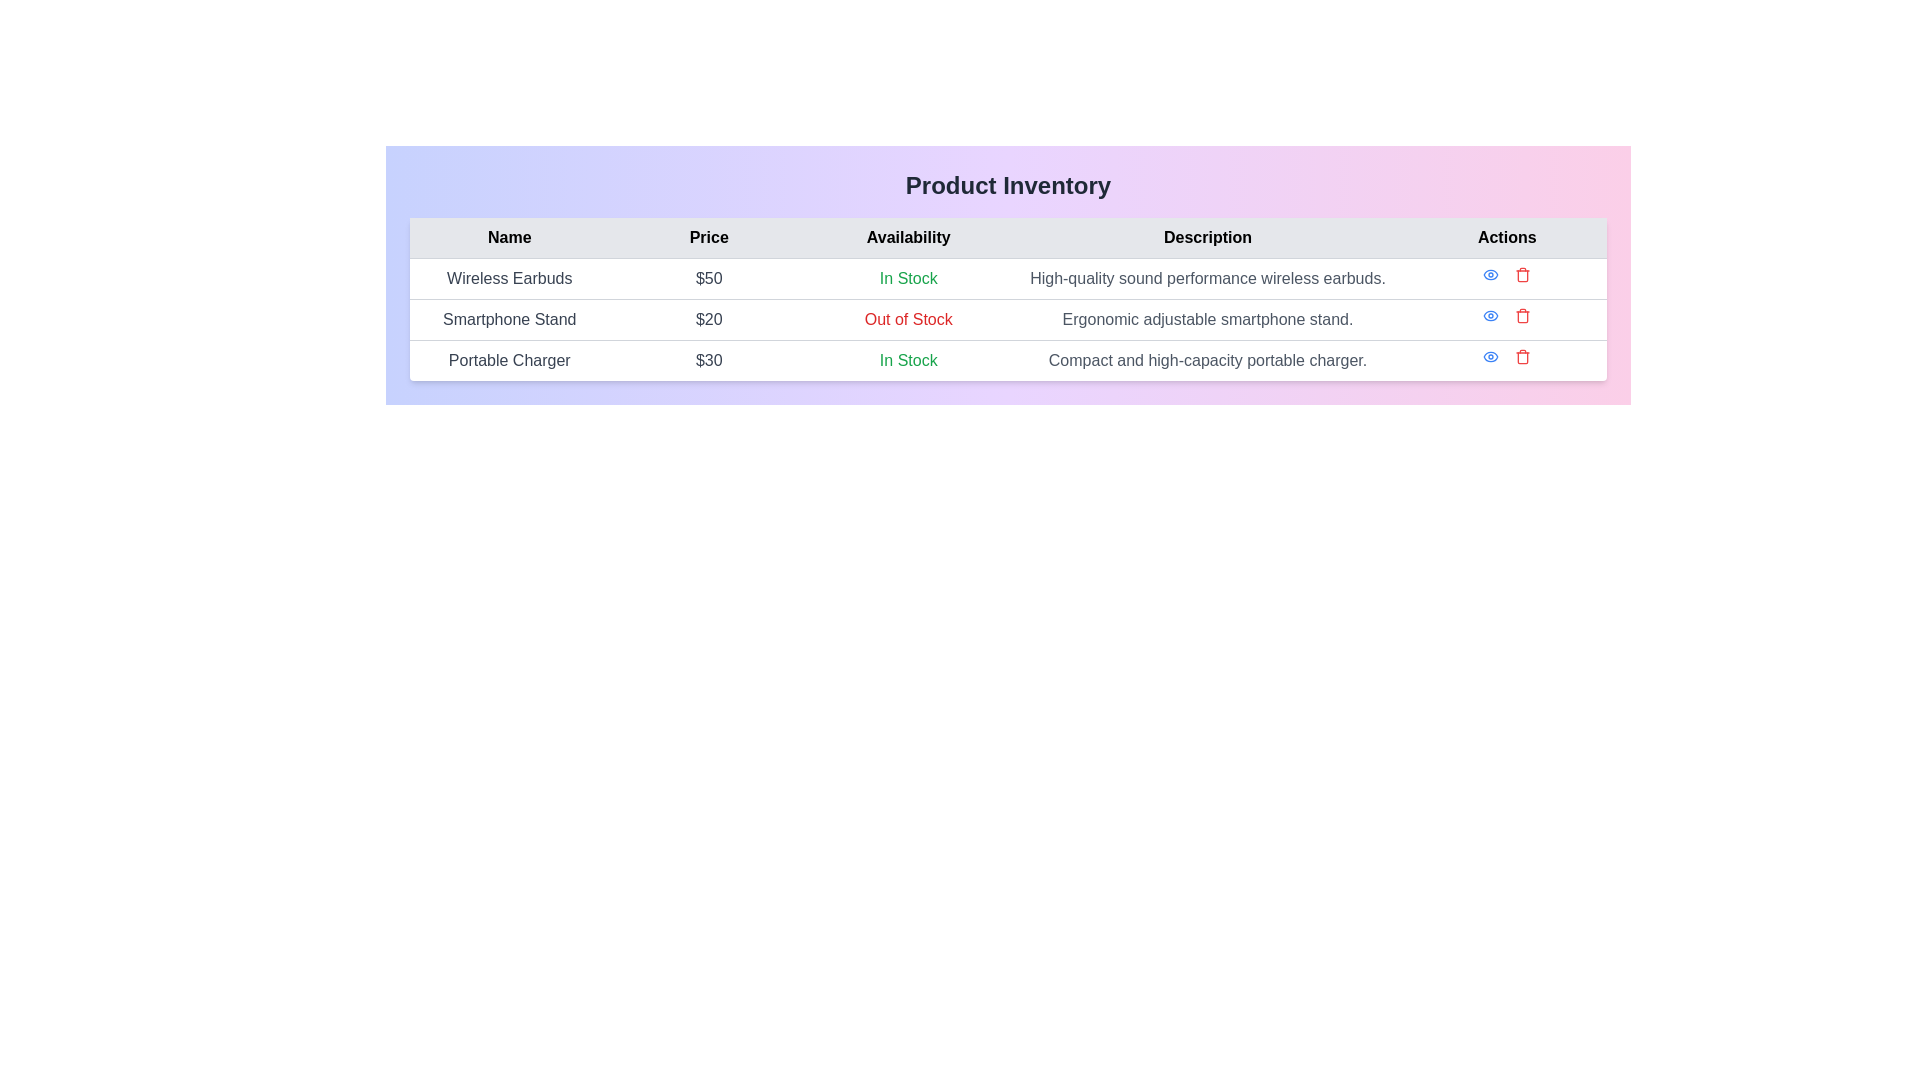 The width and height of the screenshot is (1920, 1080). Describe the element at coordinates (1008, 319) in the screenshot. I see `availability status of the 'Smartphone Stand' product in the second row of the table beneath the 'Product Inventory' header` at that location.